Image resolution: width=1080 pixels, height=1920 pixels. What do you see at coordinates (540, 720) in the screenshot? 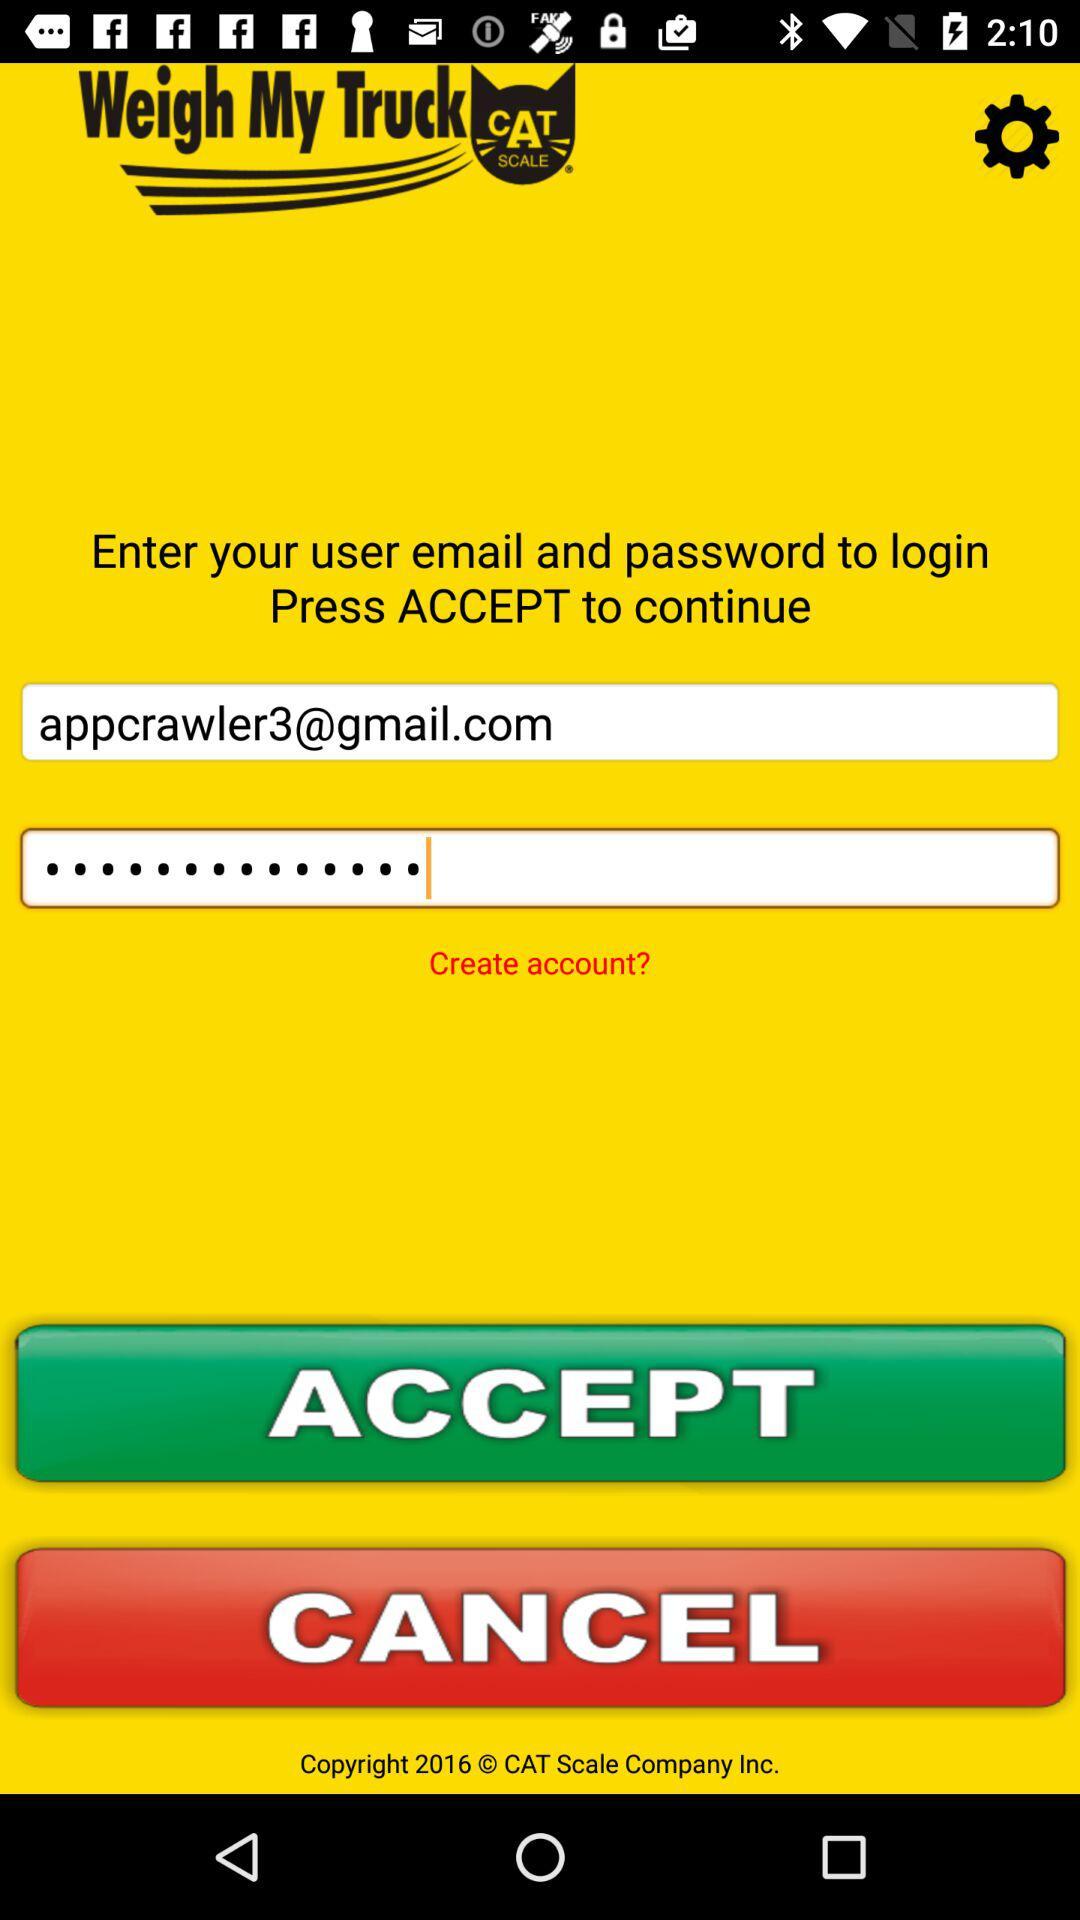
I see `the icon below enter your user icon` at bounding box center [540, 720].